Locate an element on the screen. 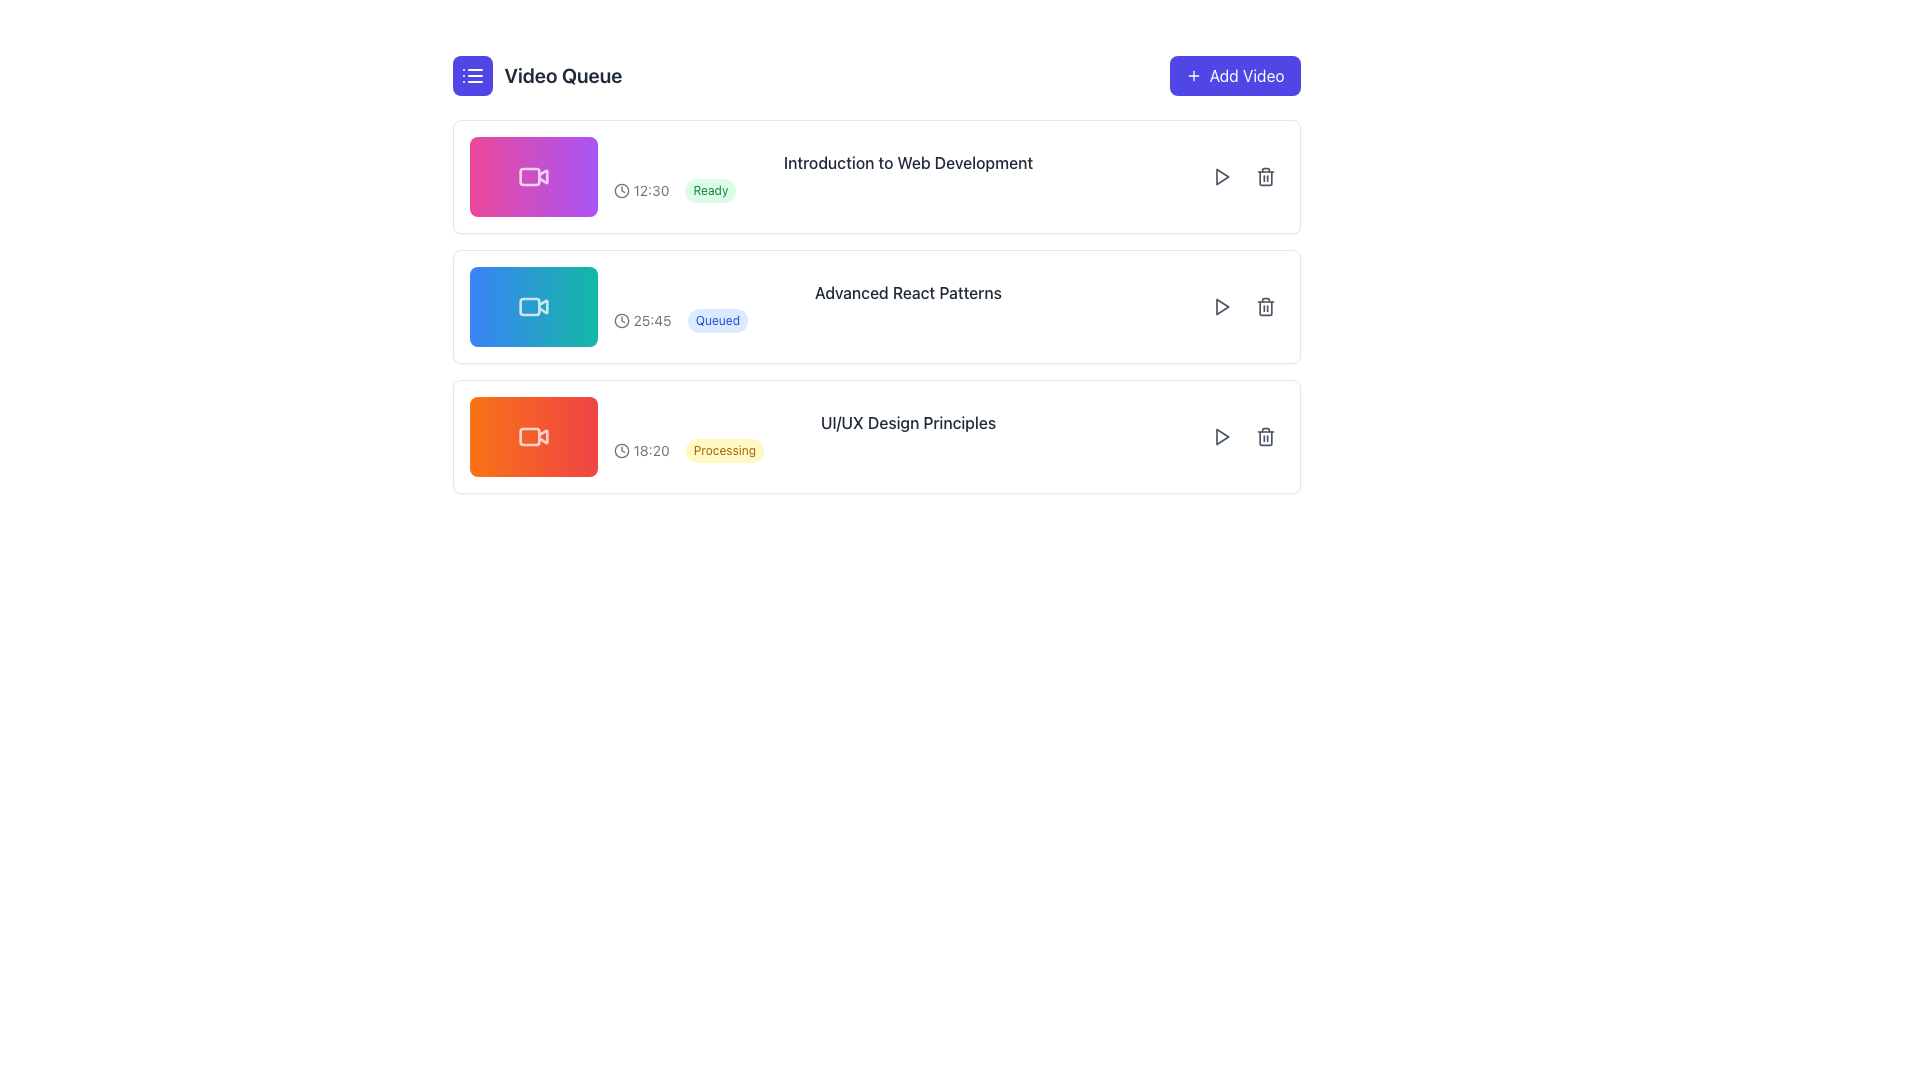 This screenshot has width=1920, height=1080. displayed text of the video title label, which is centrally positioned in the second row of a vertical list of video items, below the time label '25:45' and next to the 'Queued' status tag is located at coordinates (907, 293).